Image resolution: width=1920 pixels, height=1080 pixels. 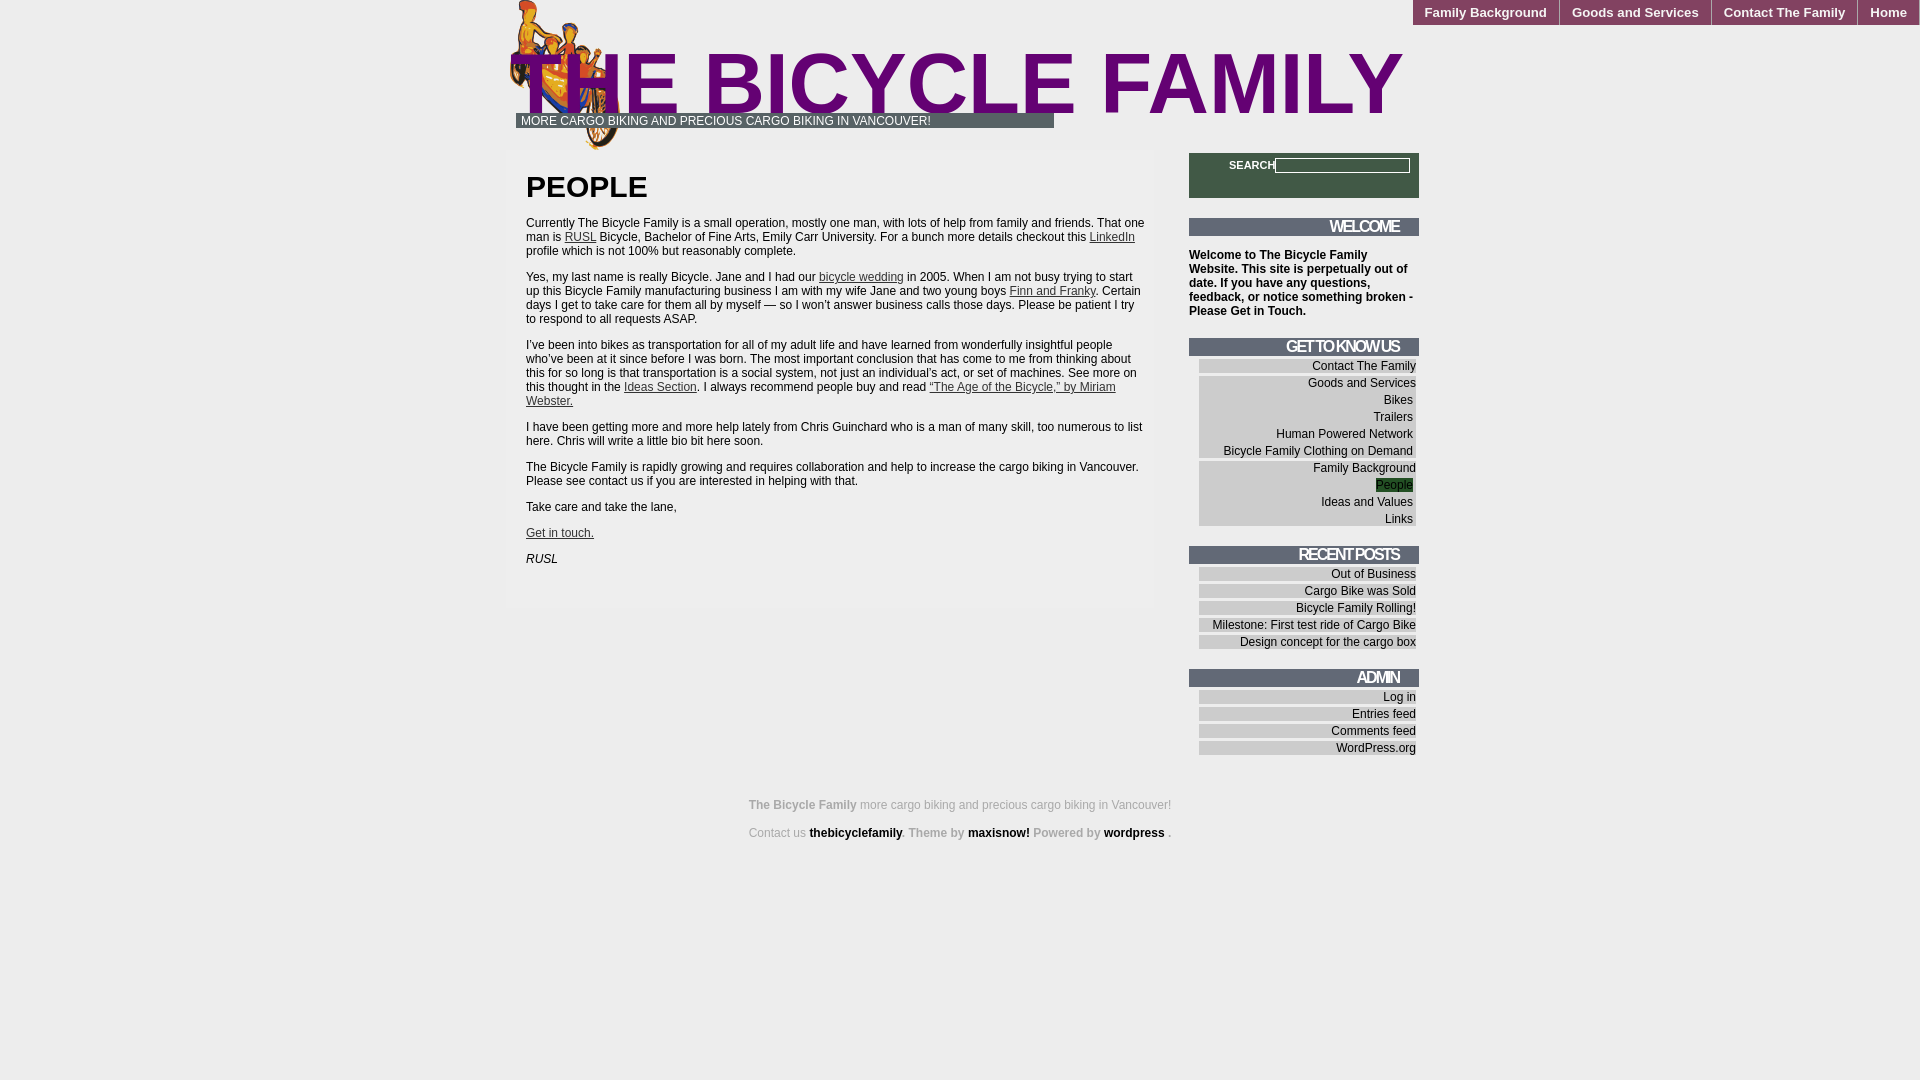 What do you see at coordinates (1372, 731) in the screenshot?
I see `'Comments feed'` at bounding box center [1372, 731].